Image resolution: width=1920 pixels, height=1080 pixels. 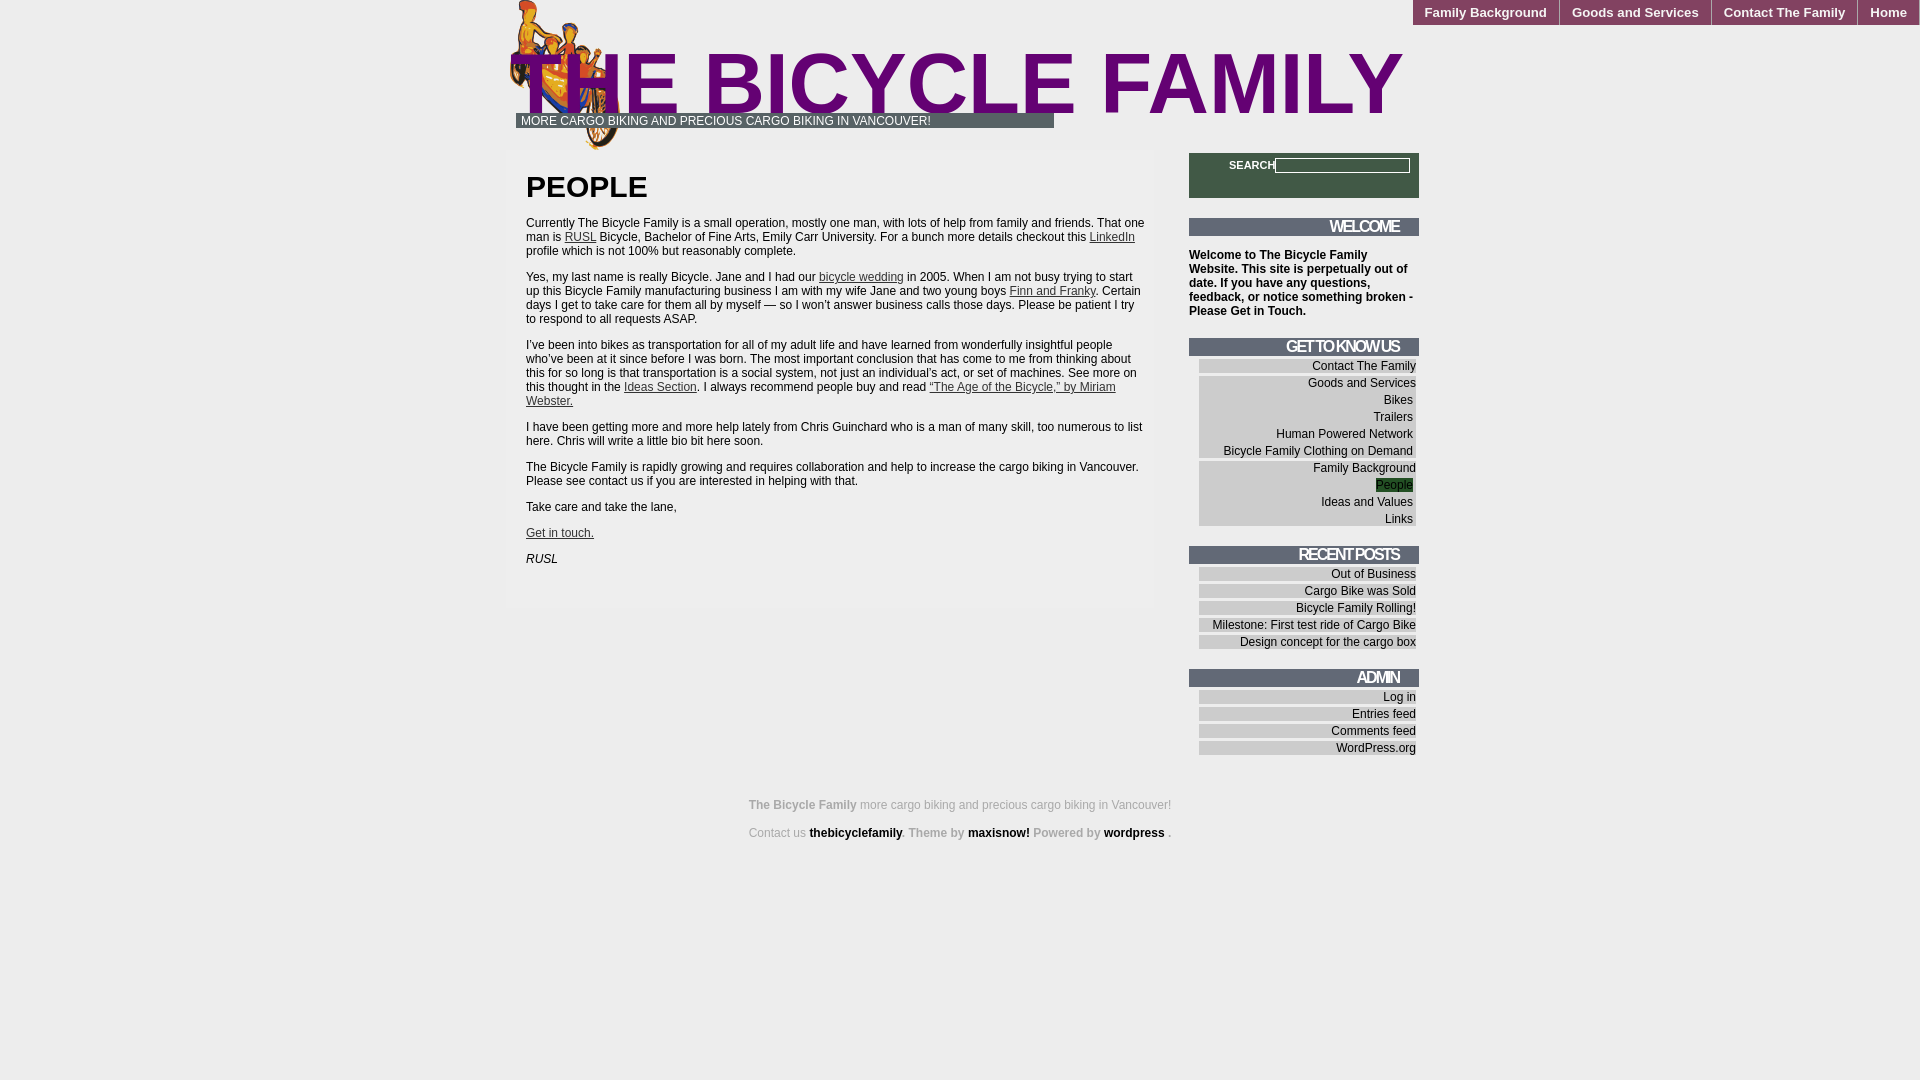 What do you see at coordinates (1372, 731) in the screenshot?
I see `'Comments feed'` at bounding box center [1372, 731].